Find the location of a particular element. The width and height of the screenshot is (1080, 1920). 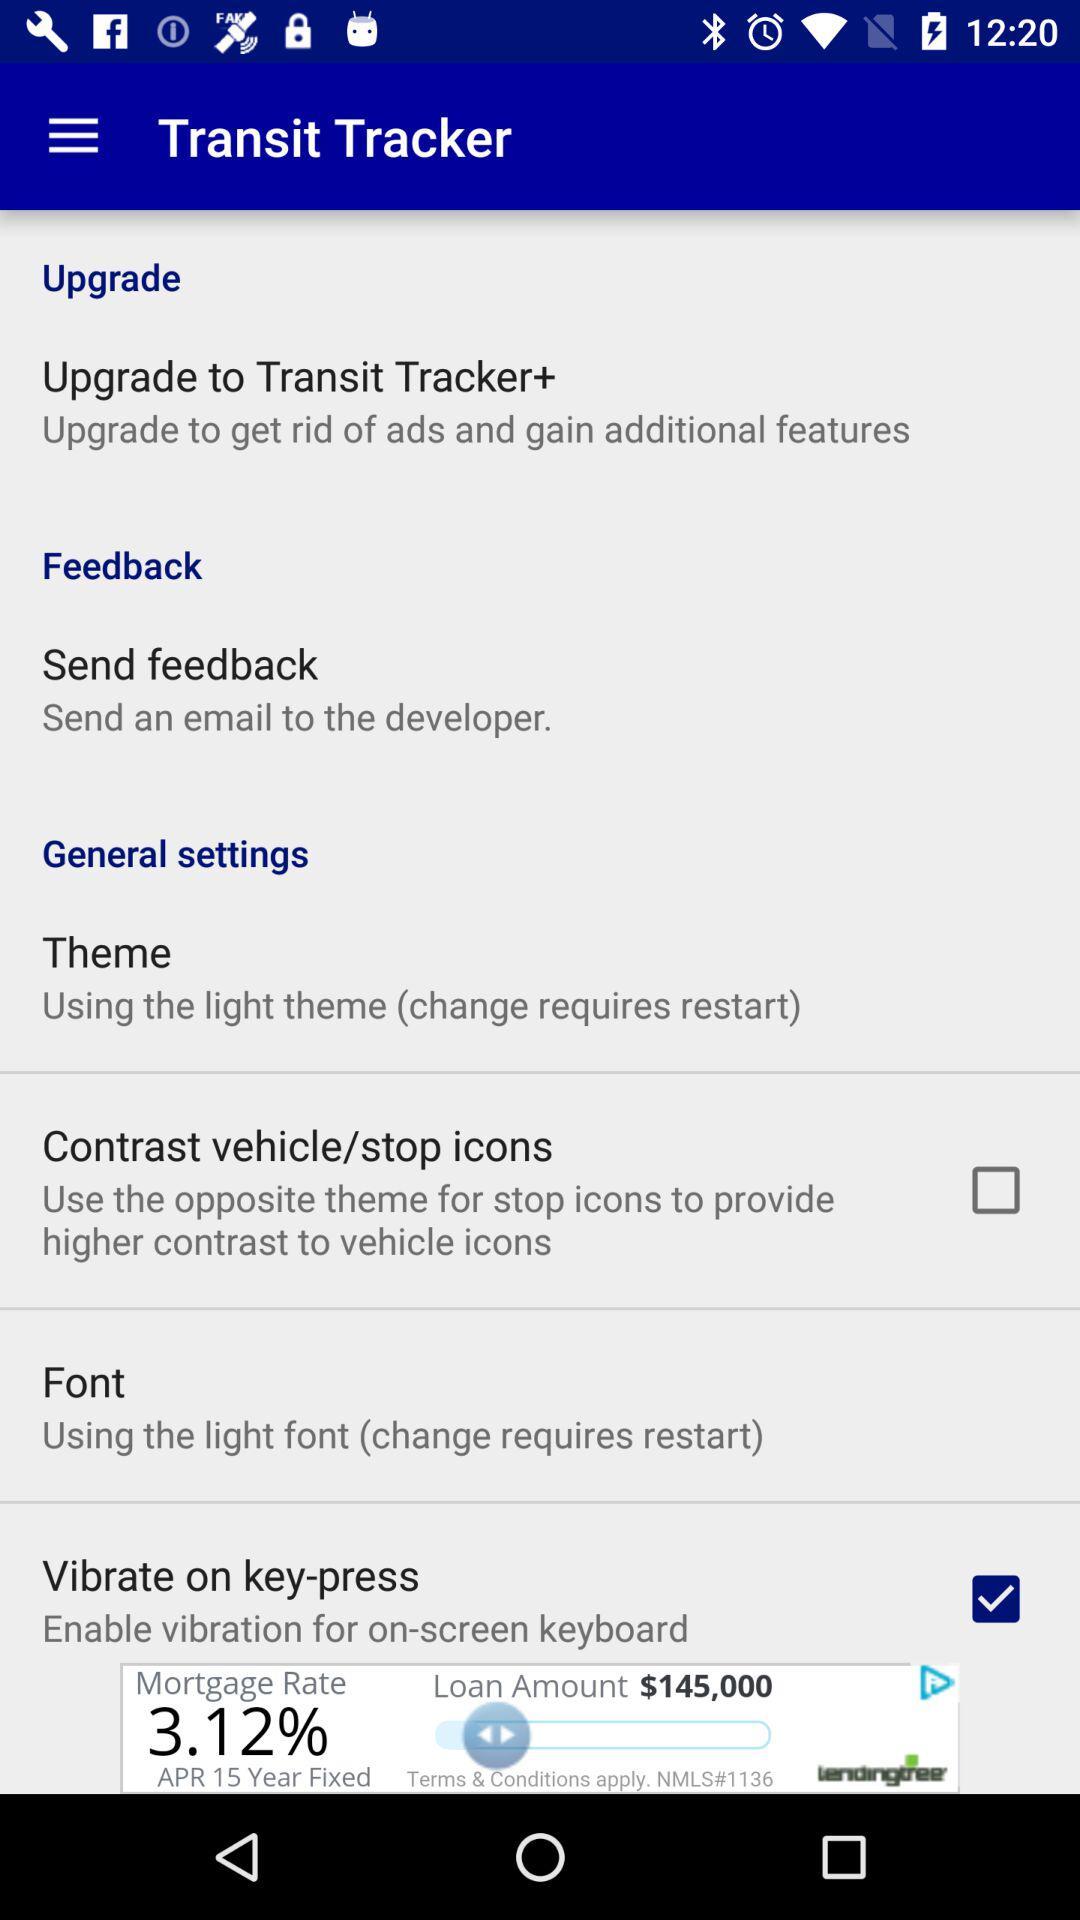

open advertisement is located at coordinates (540, 1727).